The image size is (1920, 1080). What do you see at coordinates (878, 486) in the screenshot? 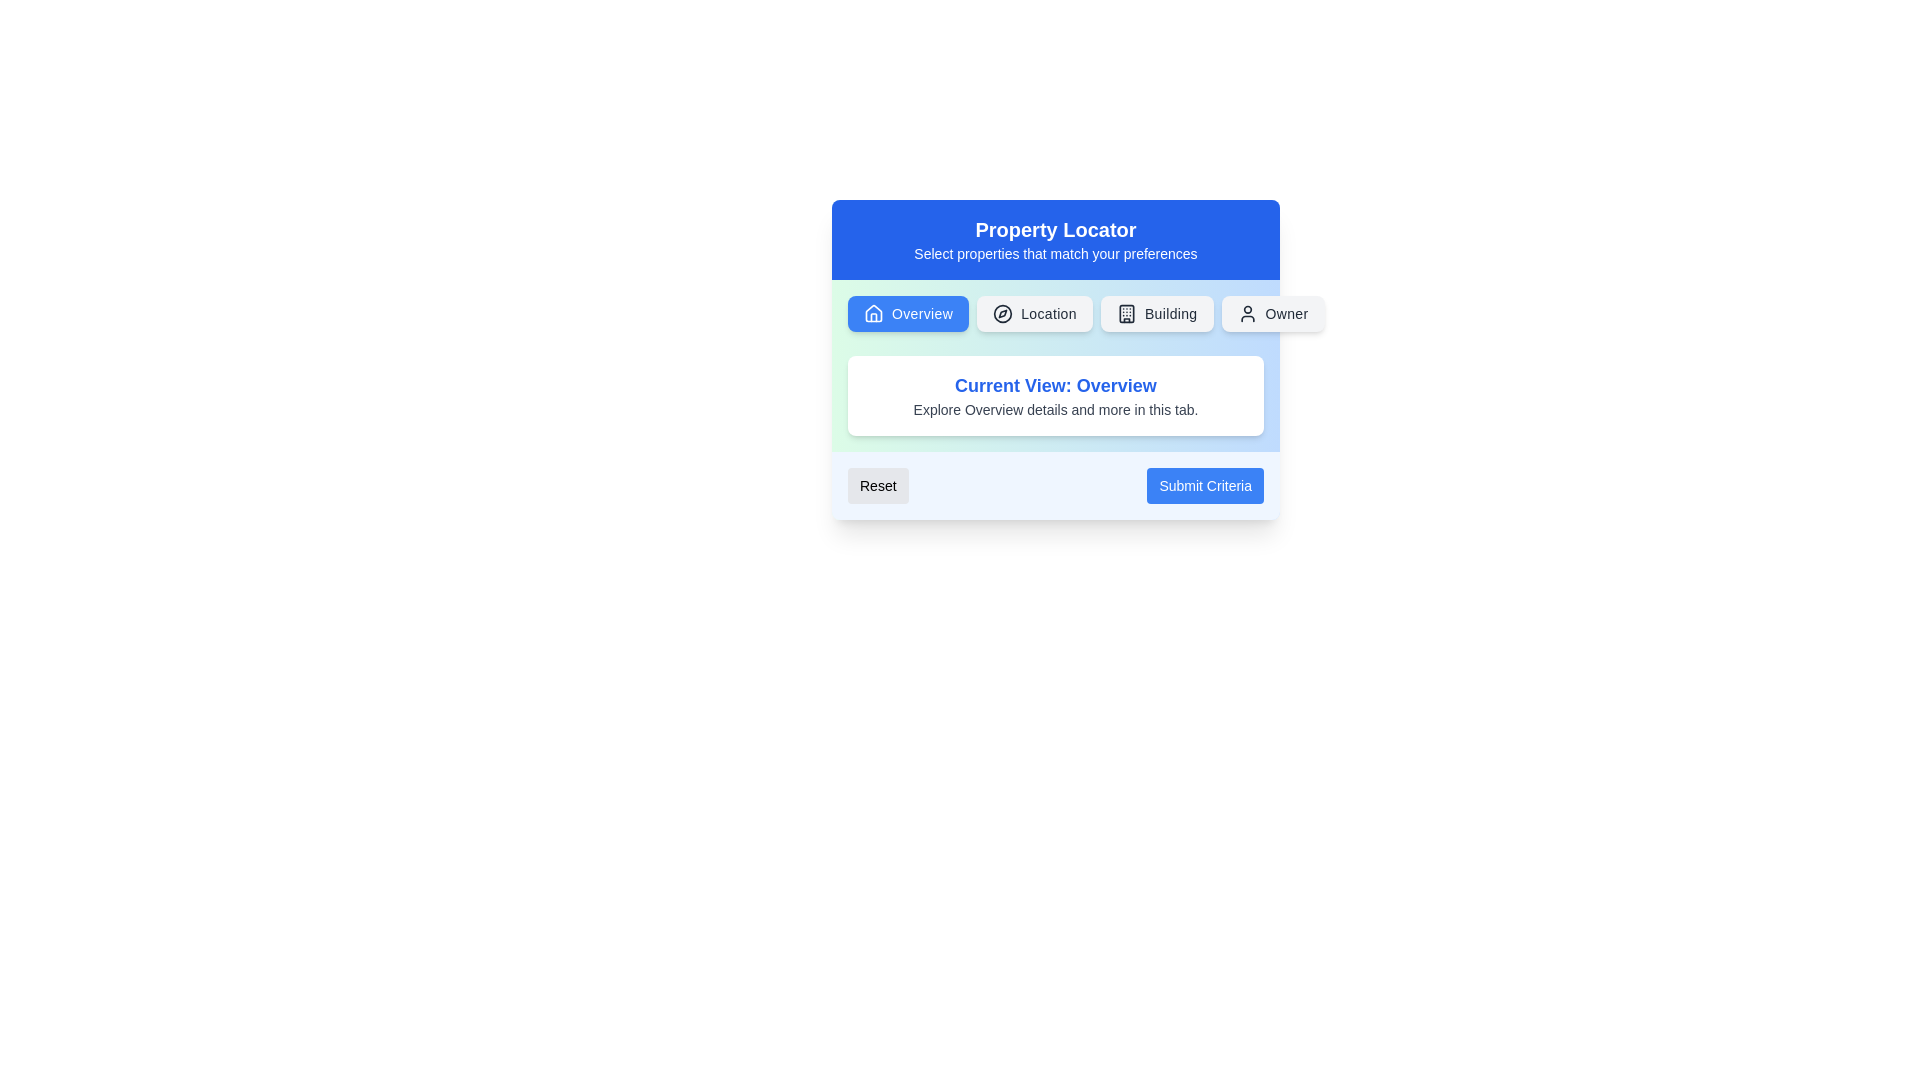
I see `the 'Reset' button located in the bottom-left section of the rectangular toolbar at the bottom of the card to reset settings` at bounding box center [878, 486].